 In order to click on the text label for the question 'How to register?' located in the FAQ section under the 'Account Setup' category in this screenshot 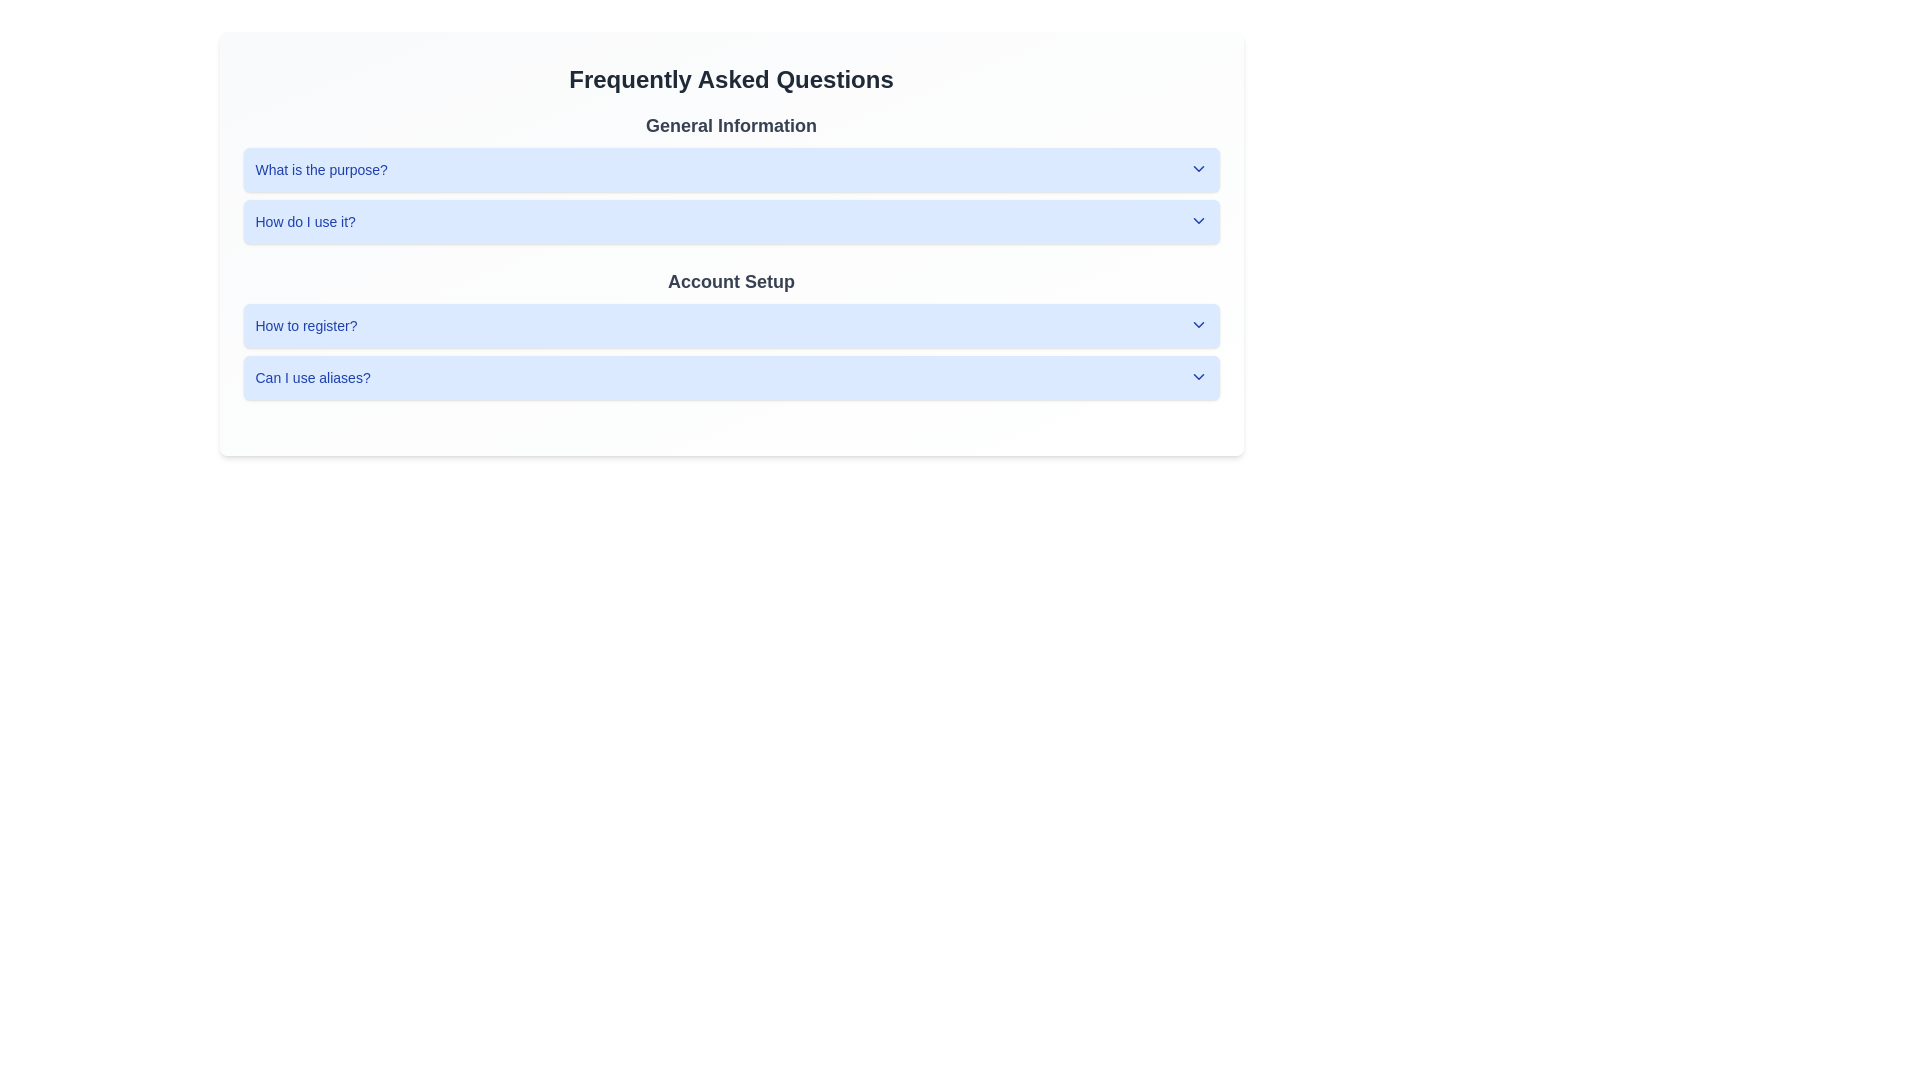, I will do `click(305, 325)`.